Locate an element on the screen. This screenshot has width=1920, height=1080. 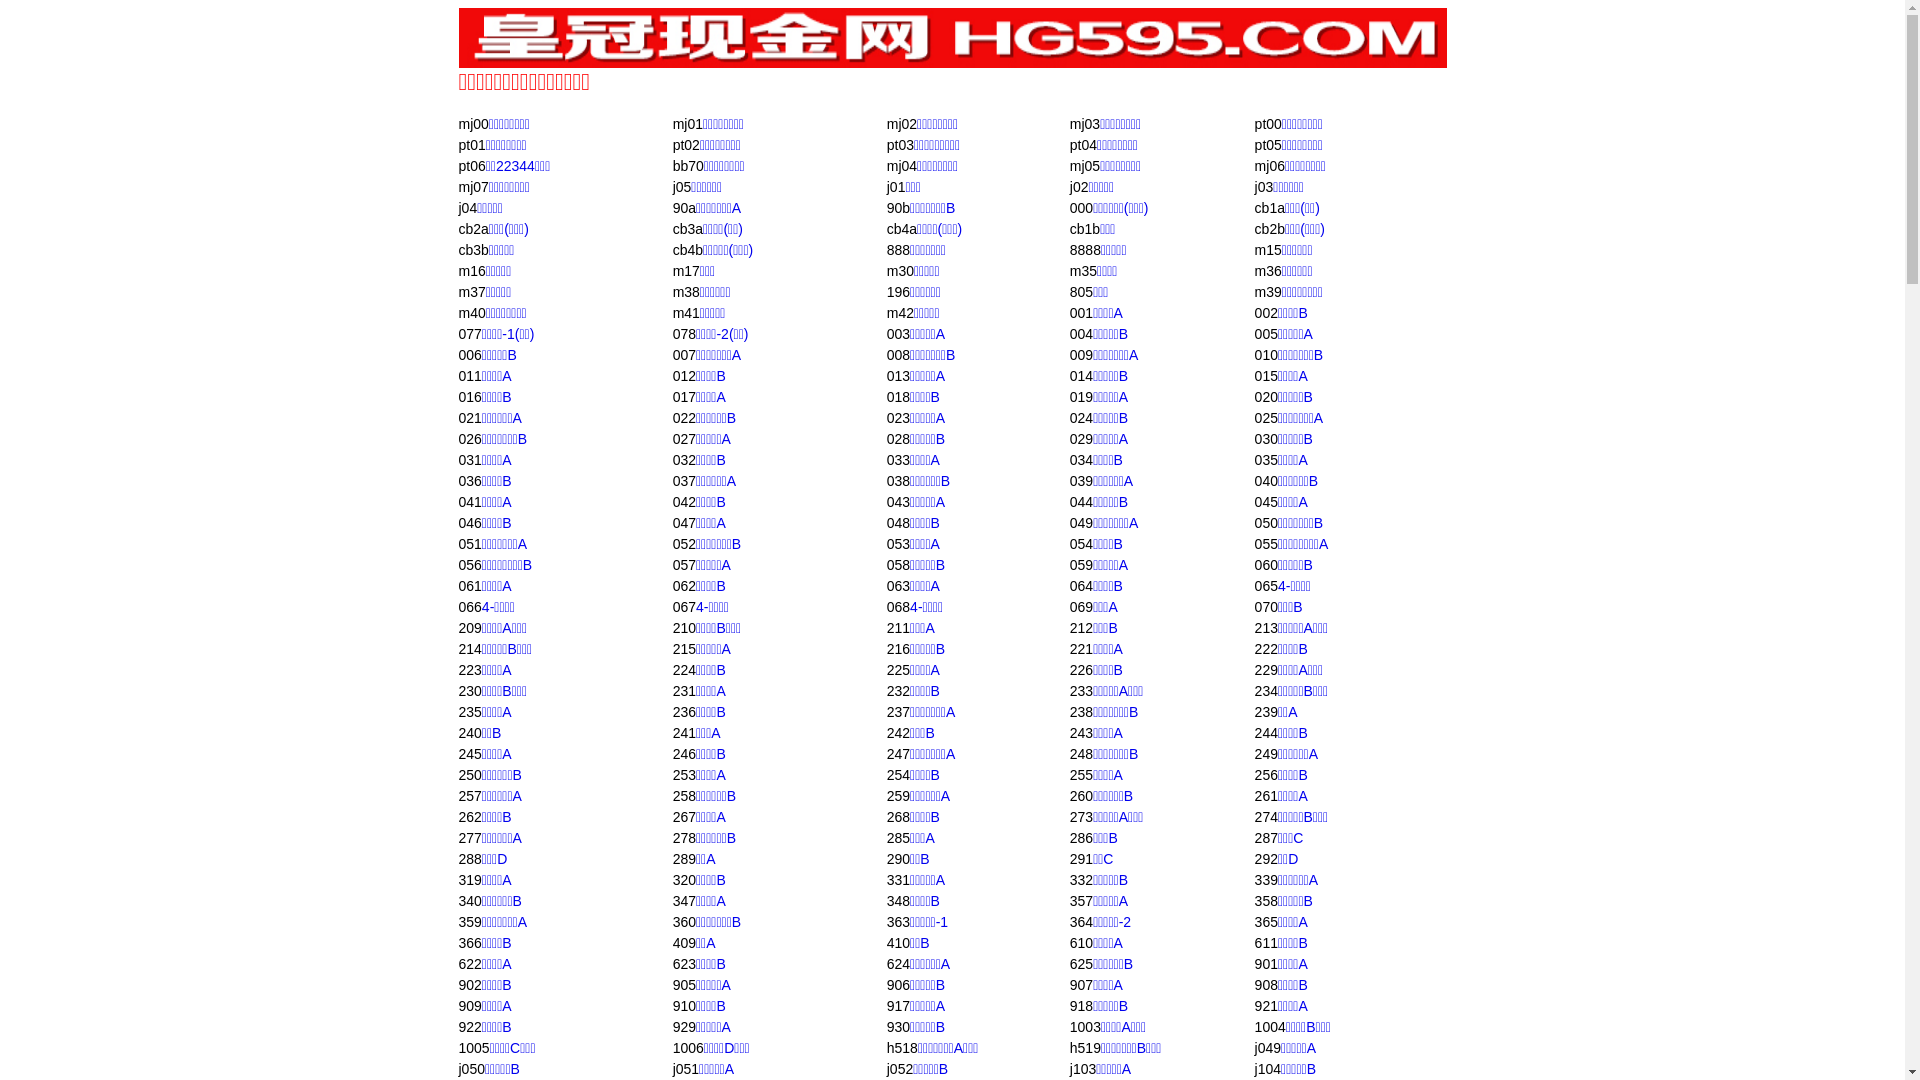
'003' is located at coordinates (897, 333).